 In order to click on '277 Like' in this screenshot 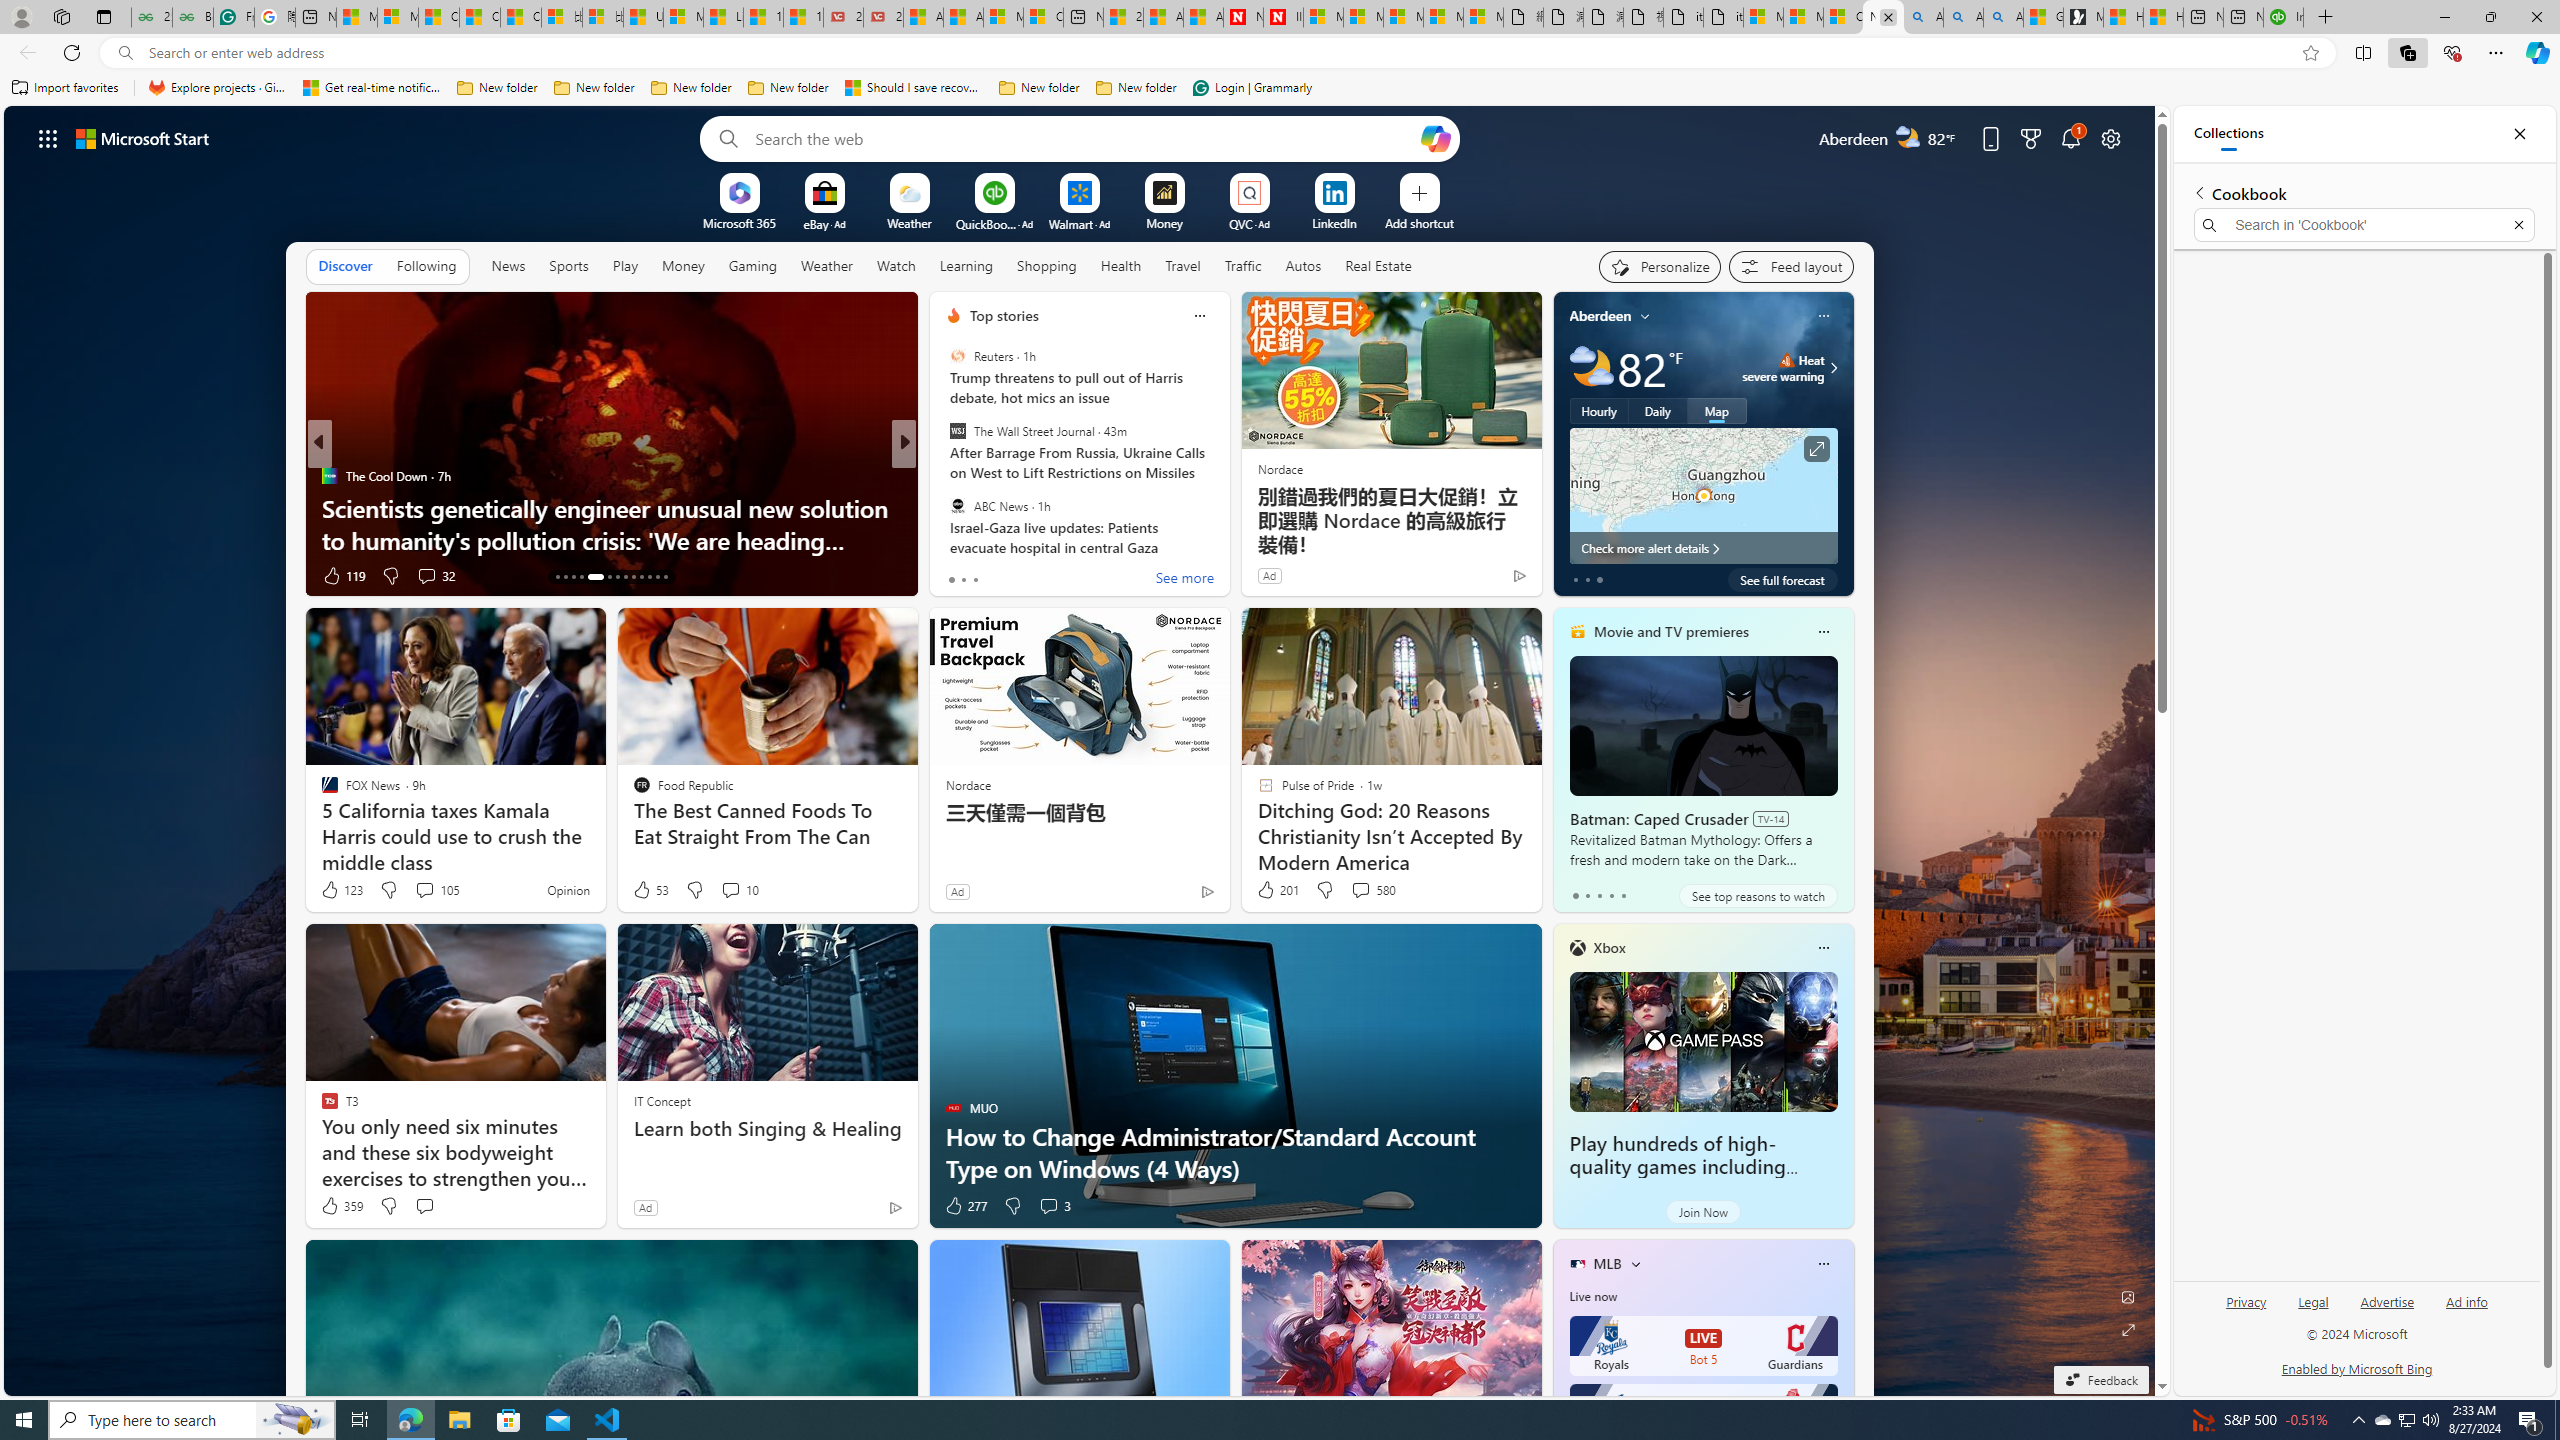, I will do `click(965, 1206)`.